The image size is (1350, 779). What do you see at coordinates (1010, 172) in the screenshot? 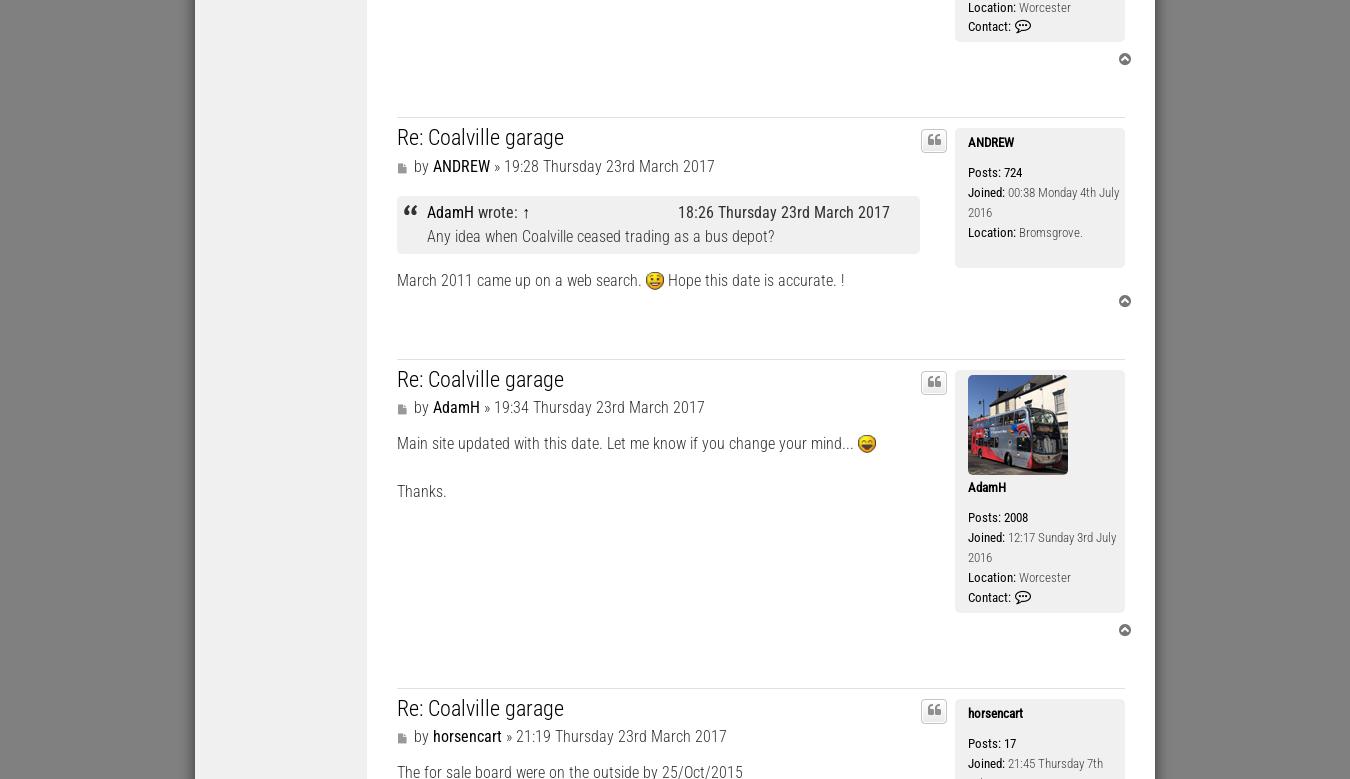
I see `'724'` at bounding box center [1010, 172].